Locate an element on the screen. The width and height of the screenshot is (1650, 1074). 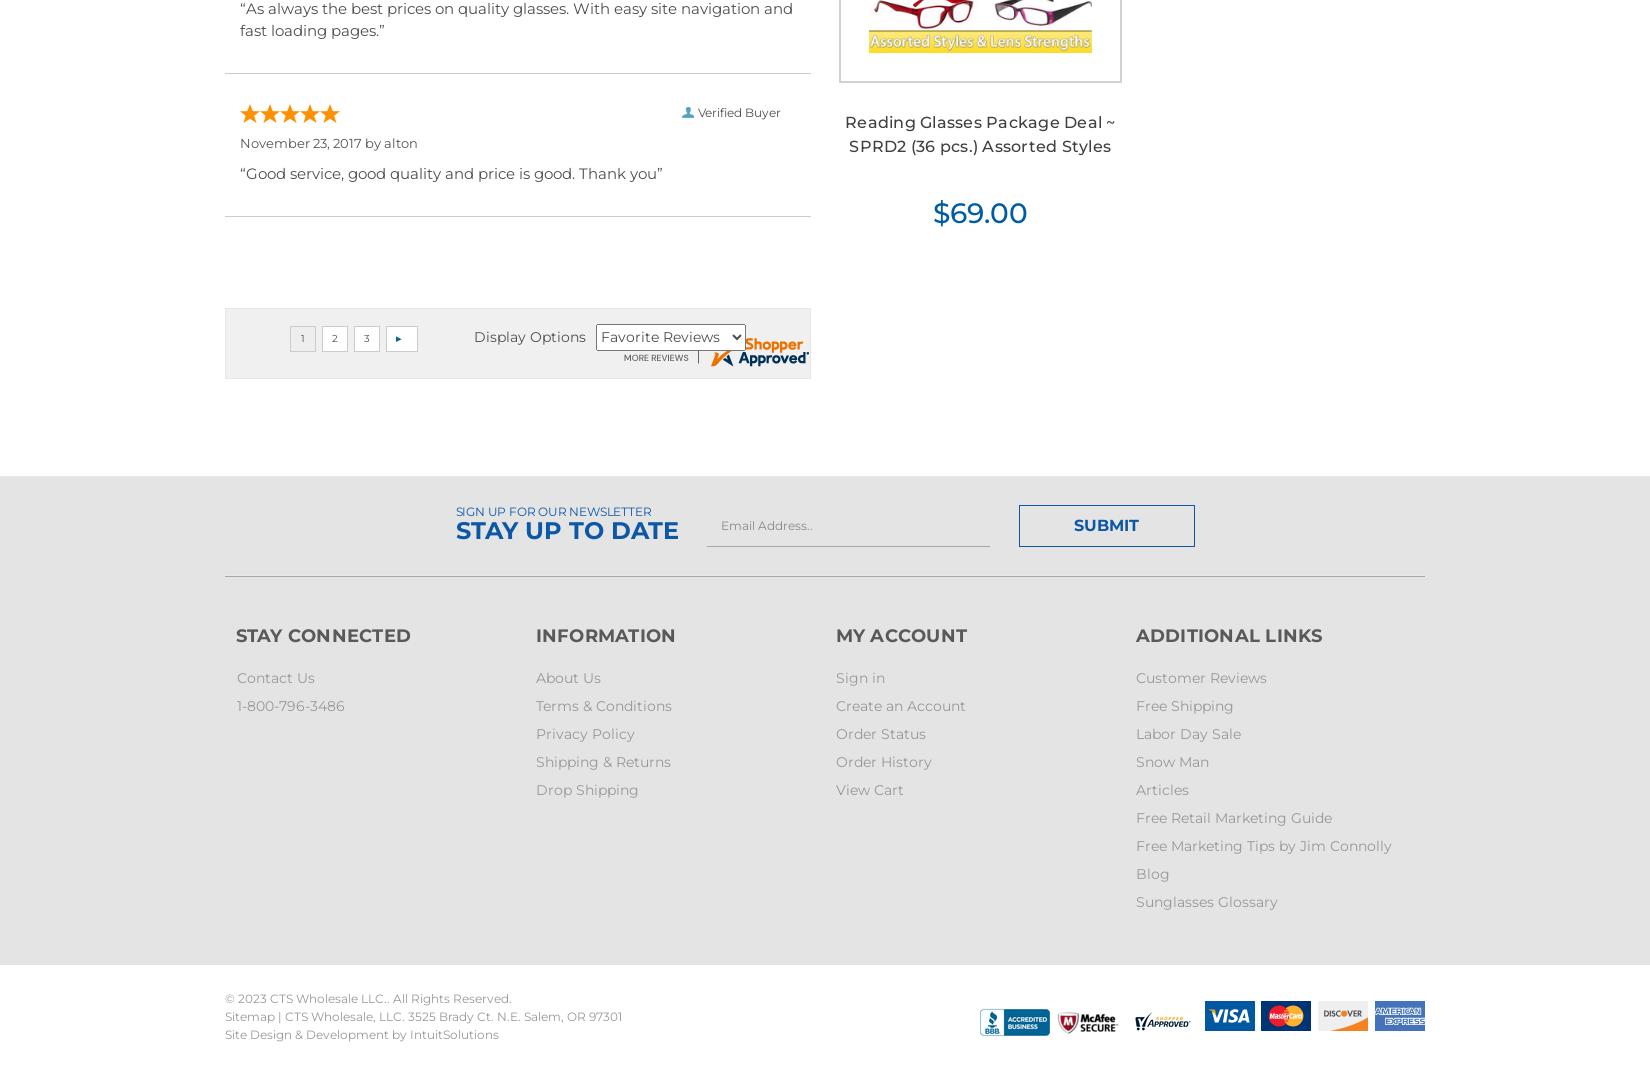
'Site Design & Development by' is located at coordinates (317, 1033).